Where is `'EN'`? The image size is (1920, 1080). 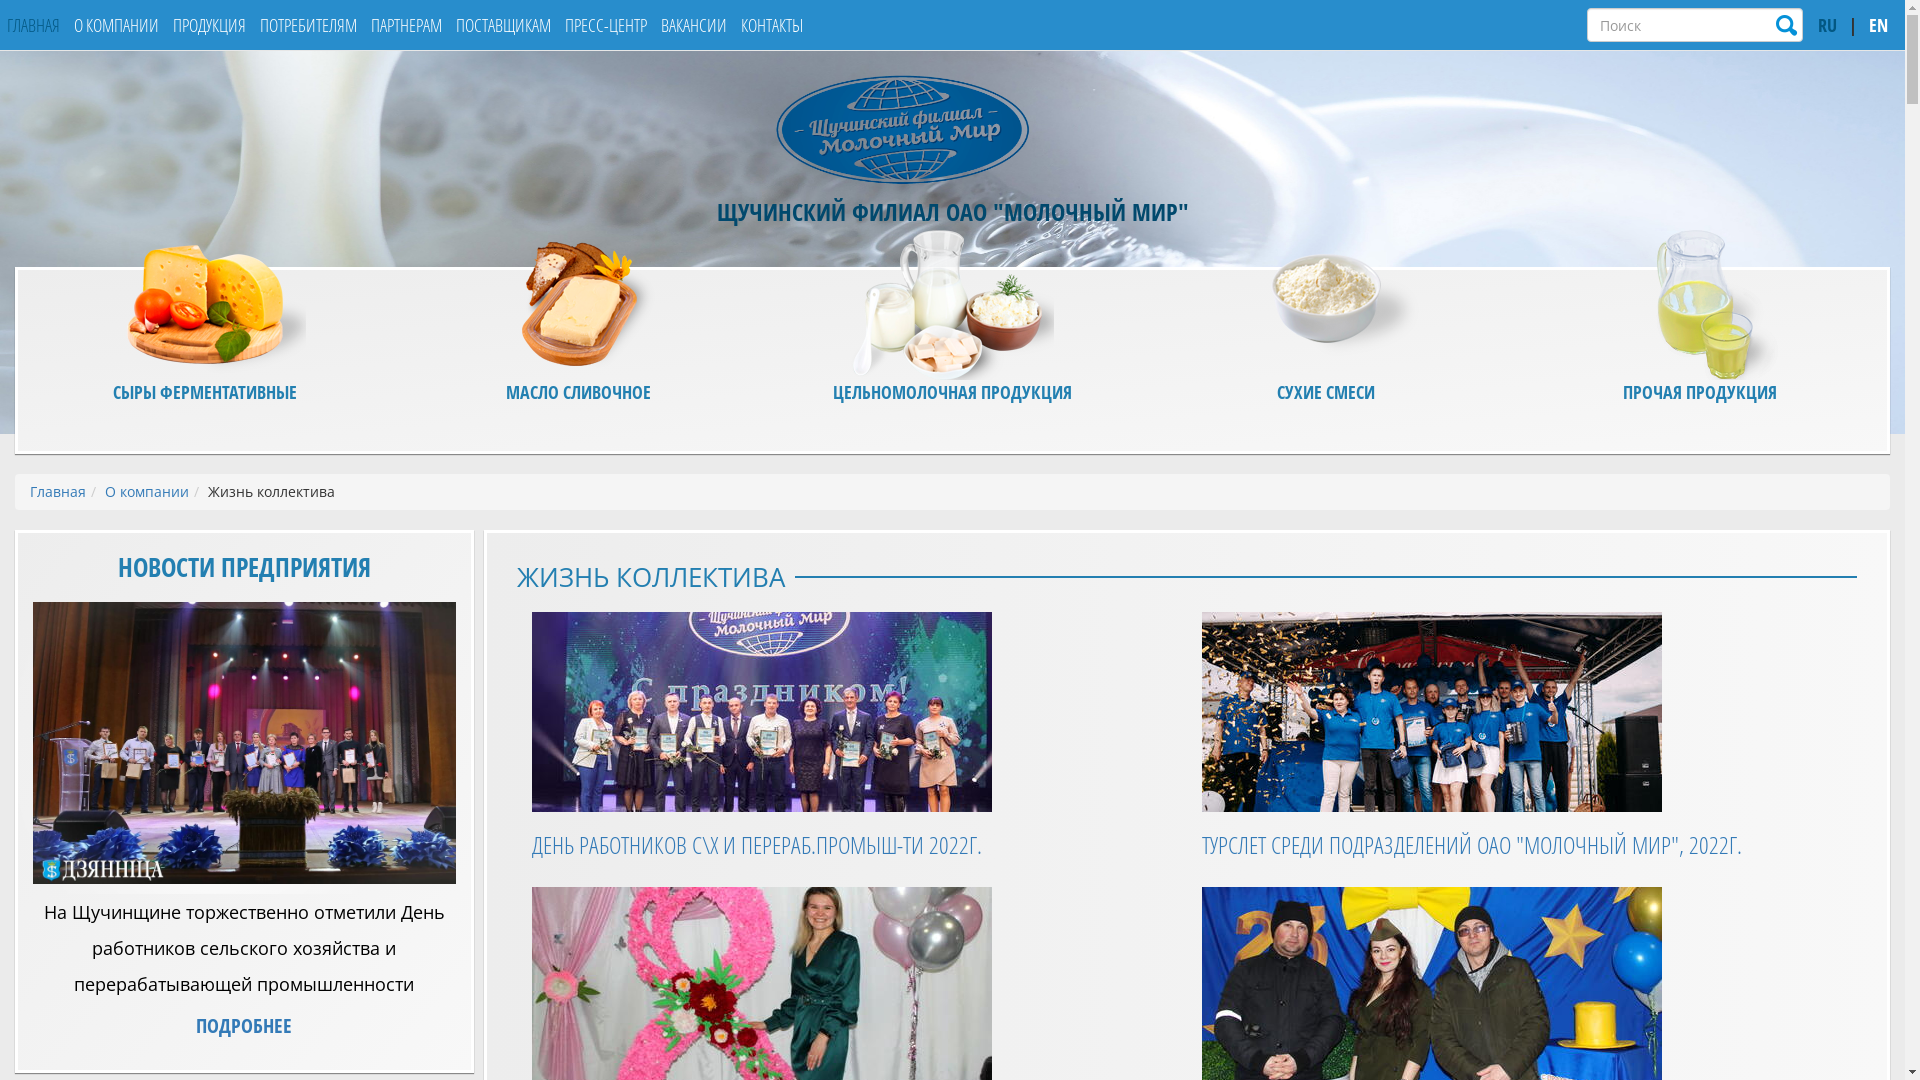 'EN' is located at coordinates (1877, 26).